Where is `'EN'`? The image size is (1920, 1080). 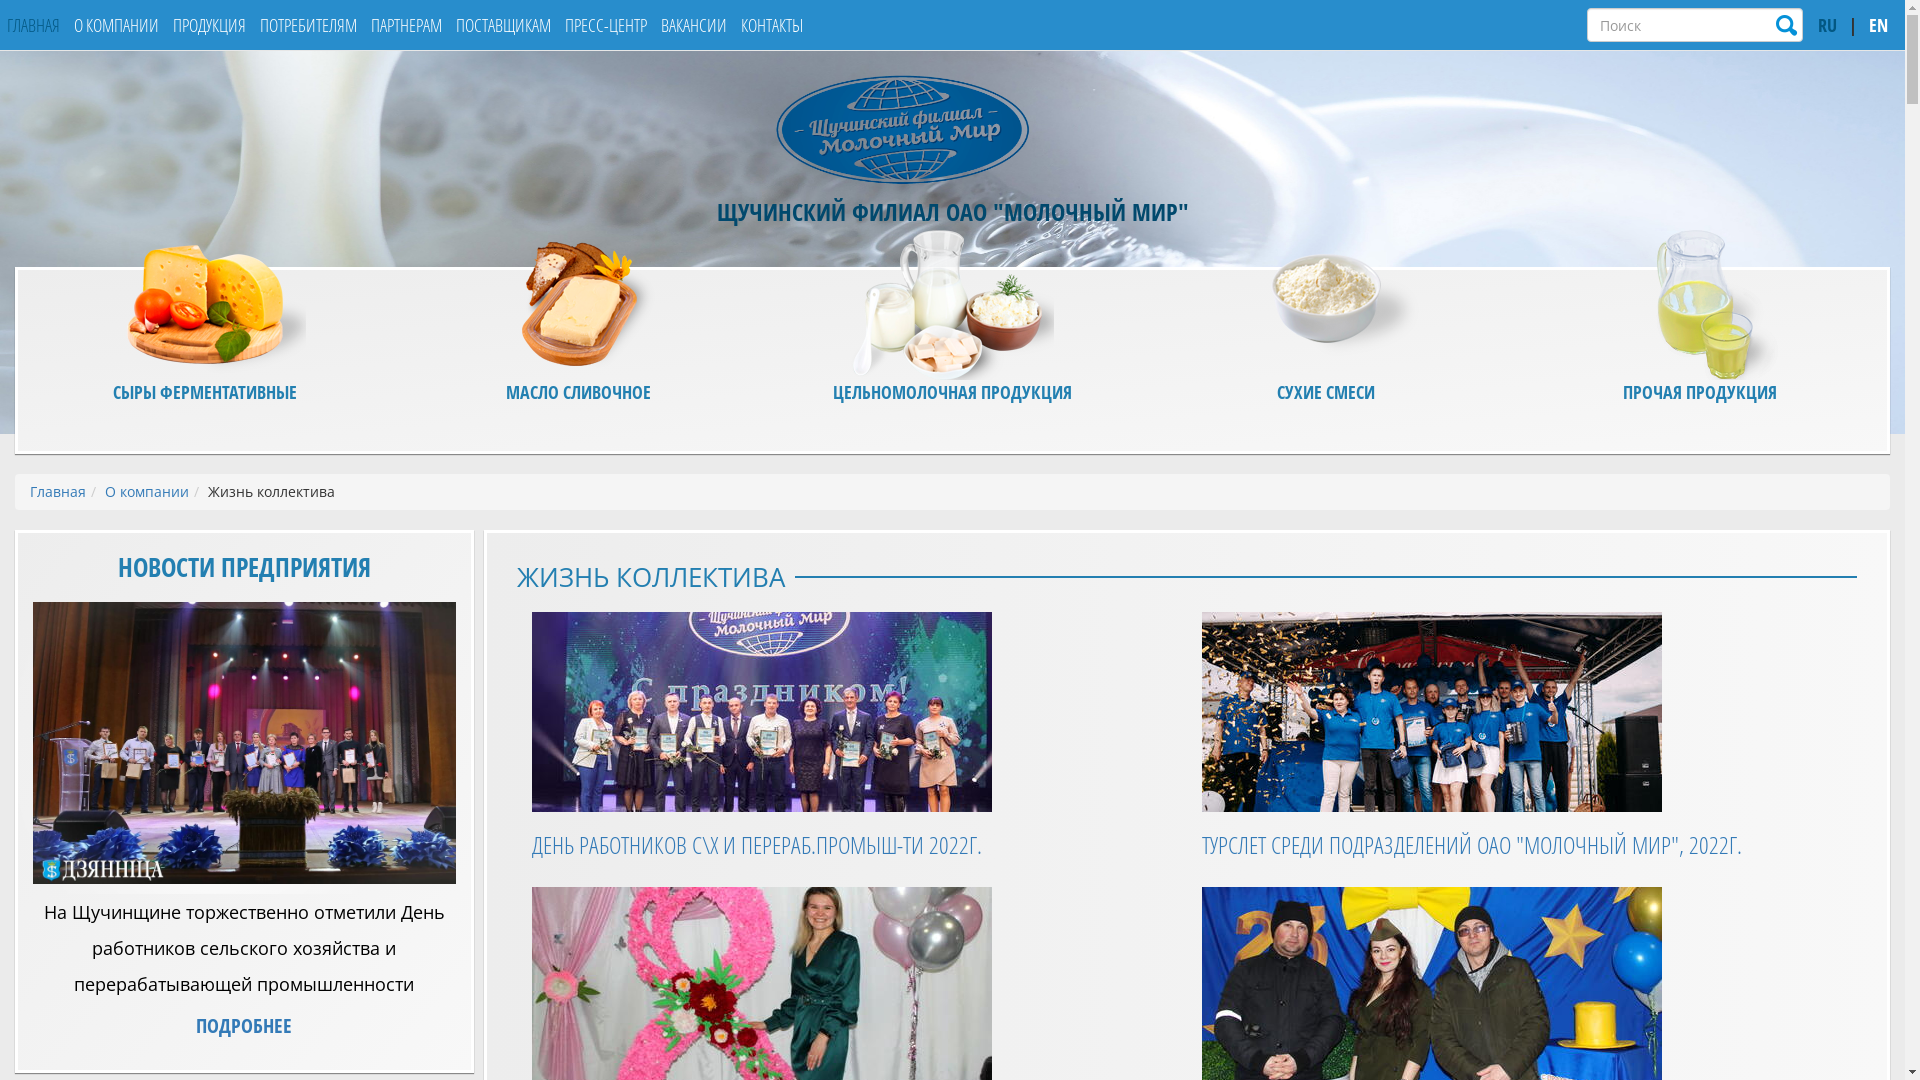 'EN' is located at coordinates (1877, 26).